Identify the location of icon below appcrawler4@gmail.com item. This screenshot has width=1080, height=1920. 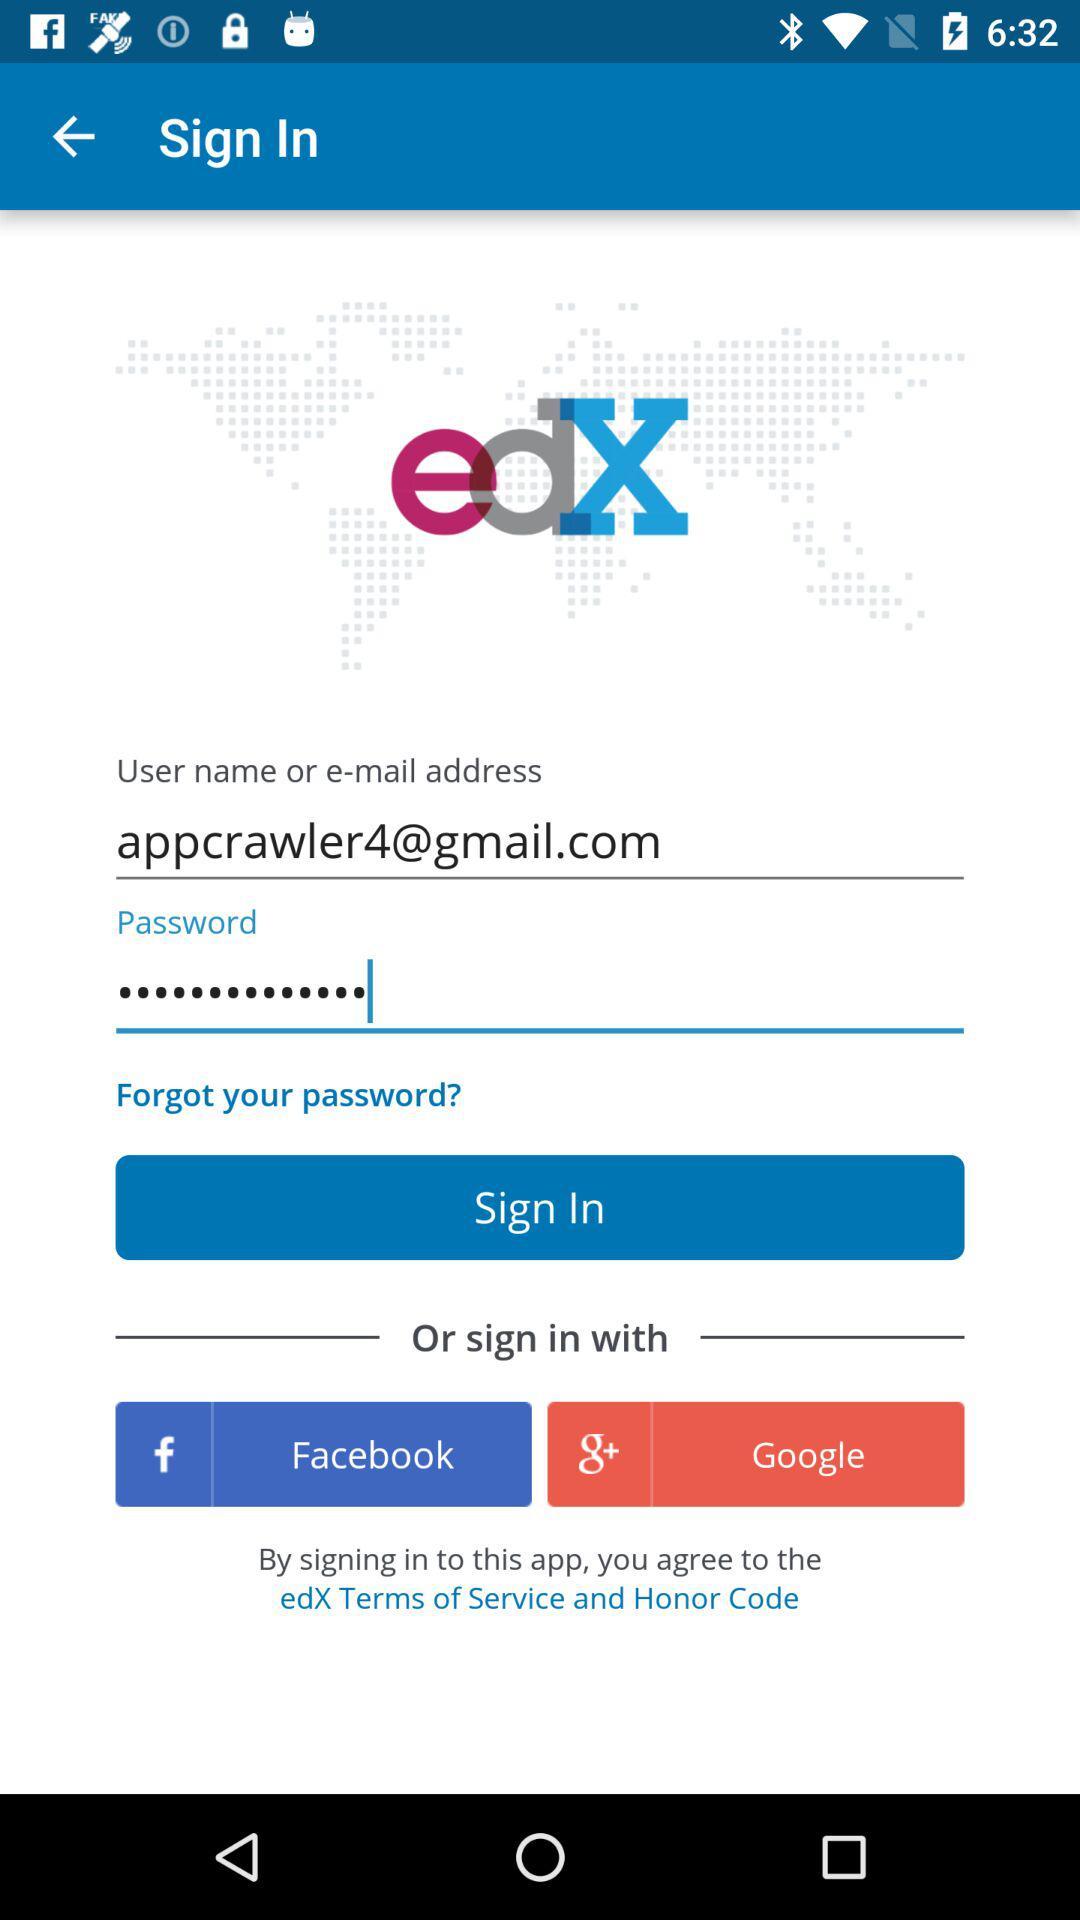
(540, 992).